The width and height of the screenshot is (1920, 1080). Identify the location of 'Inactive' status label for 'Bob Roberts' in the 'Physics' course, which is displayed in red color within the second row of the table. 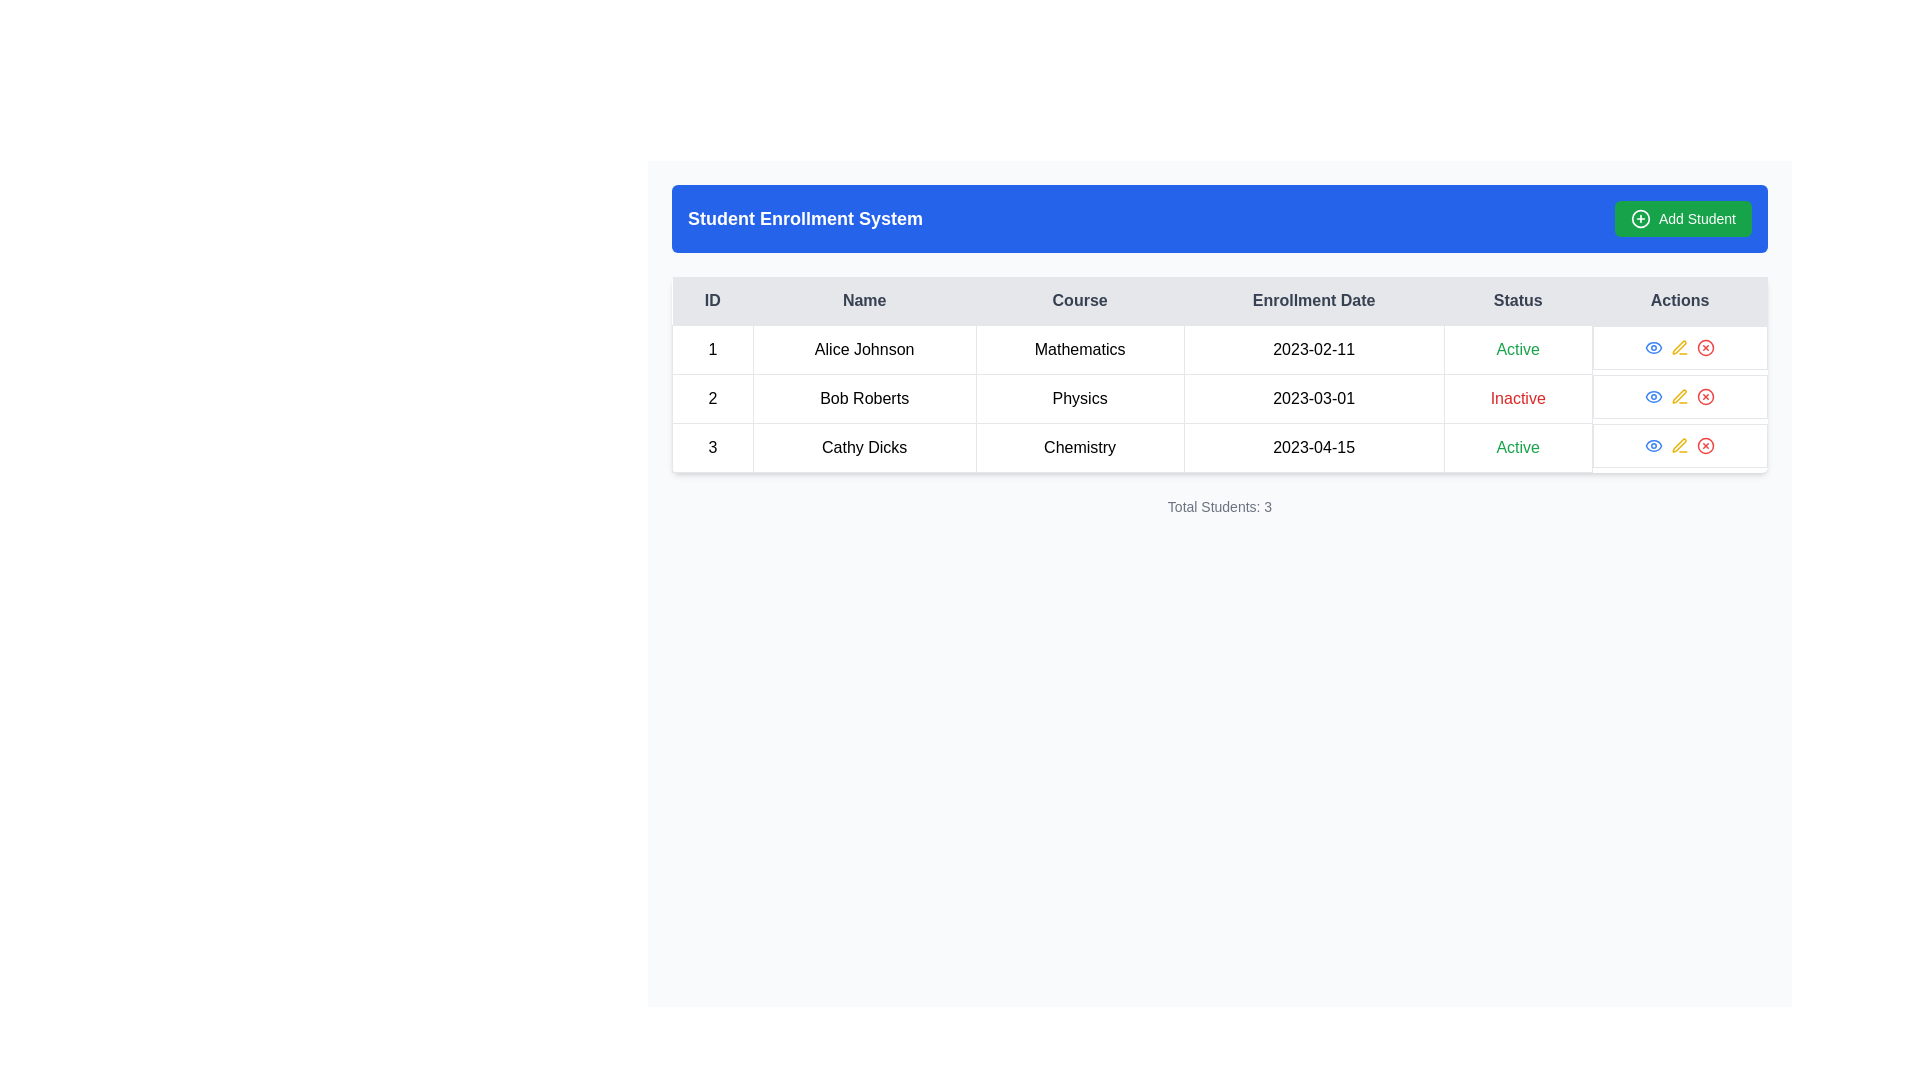
(1518, 398).